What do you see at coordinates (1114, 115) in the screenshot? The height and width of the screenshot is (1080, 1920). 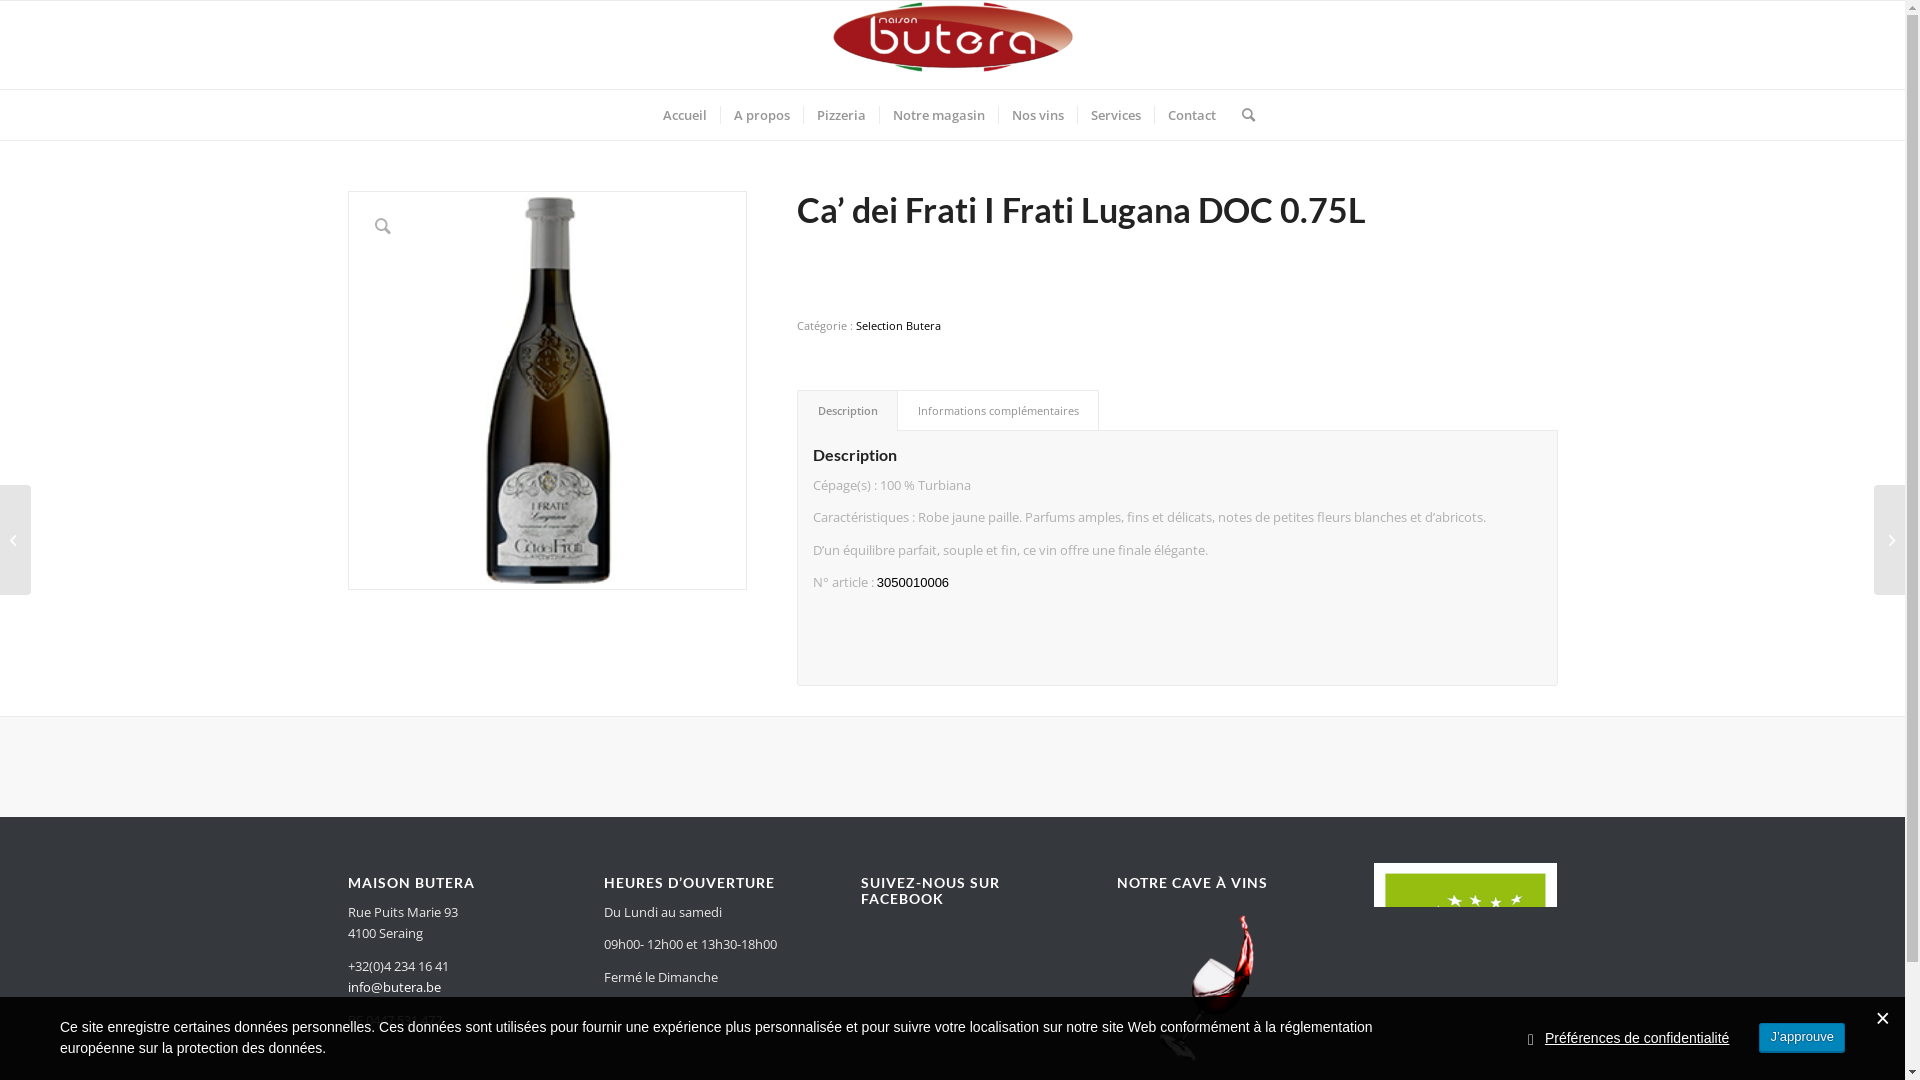 I see `'Services'` at bounding box center [1114, 115].